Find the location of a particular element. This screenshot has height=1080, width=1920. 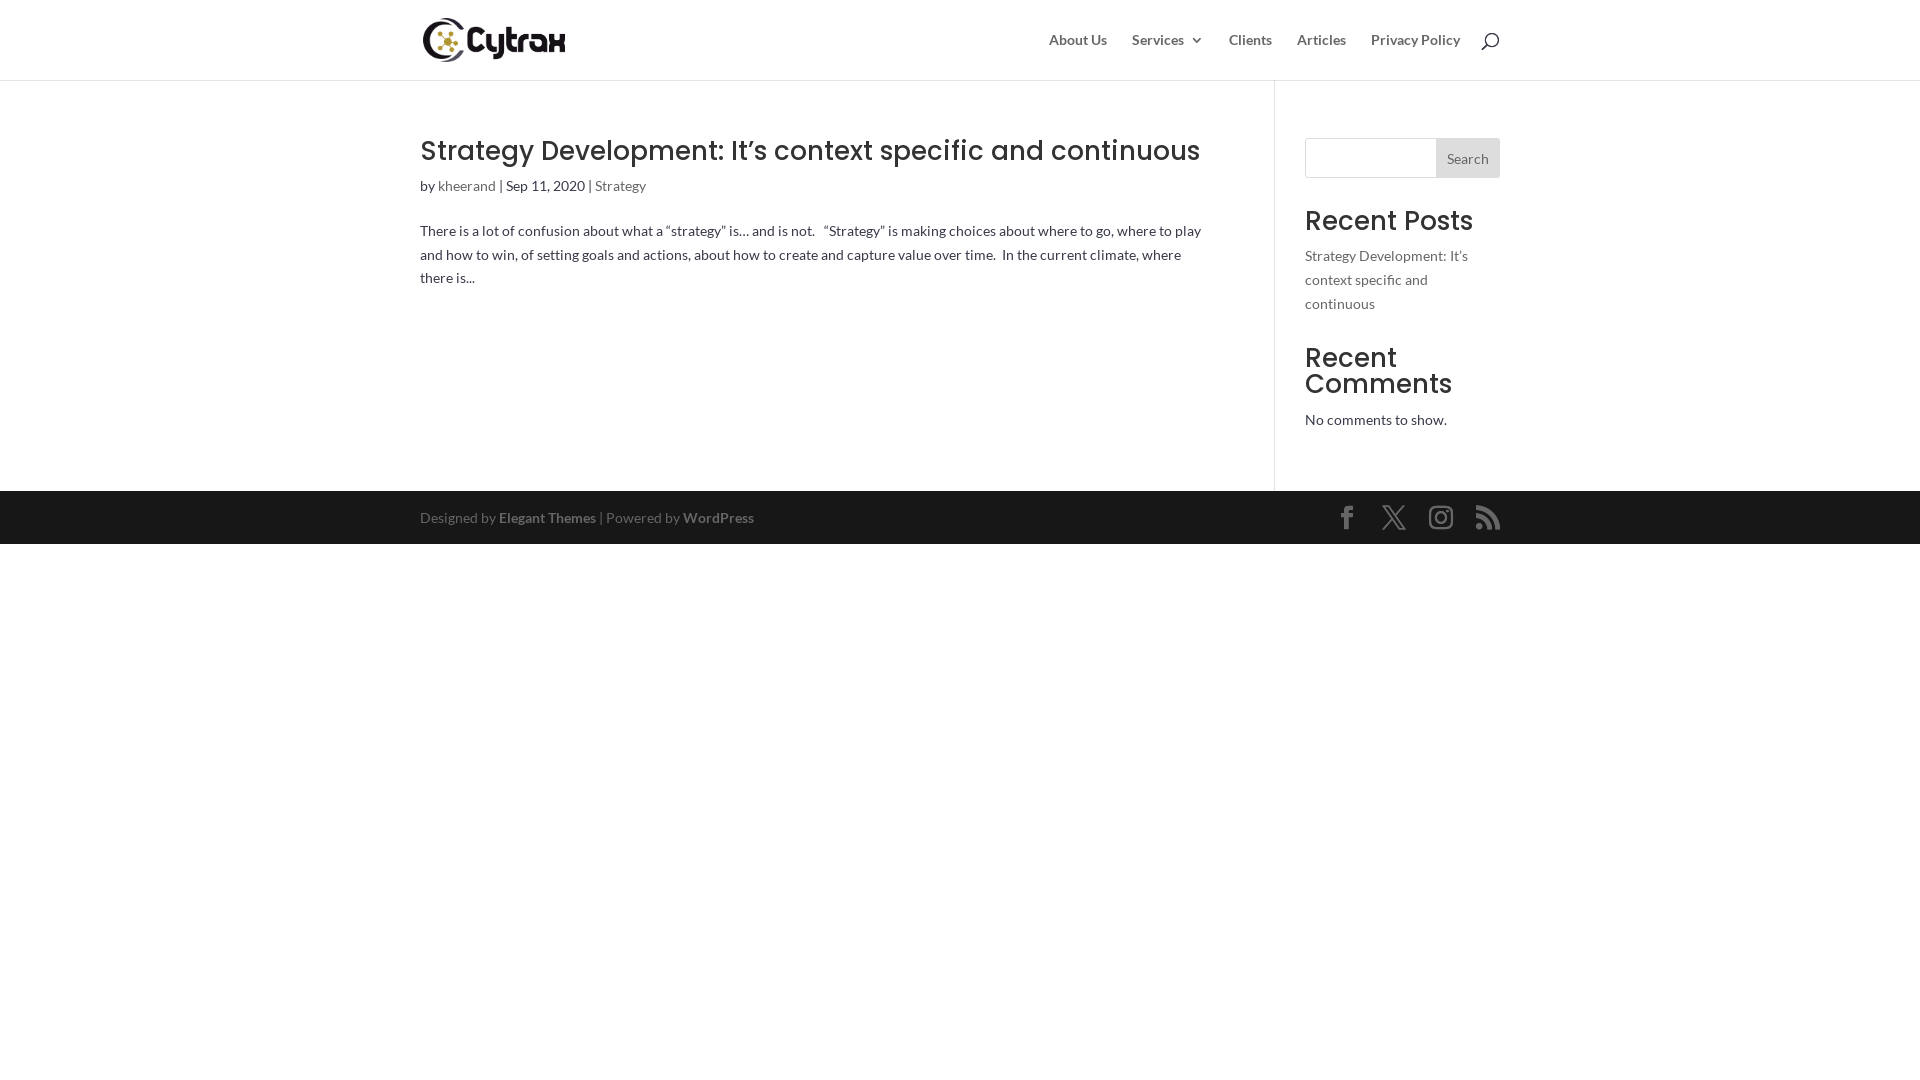

'Strategy' is located at coordinates (619, 185).